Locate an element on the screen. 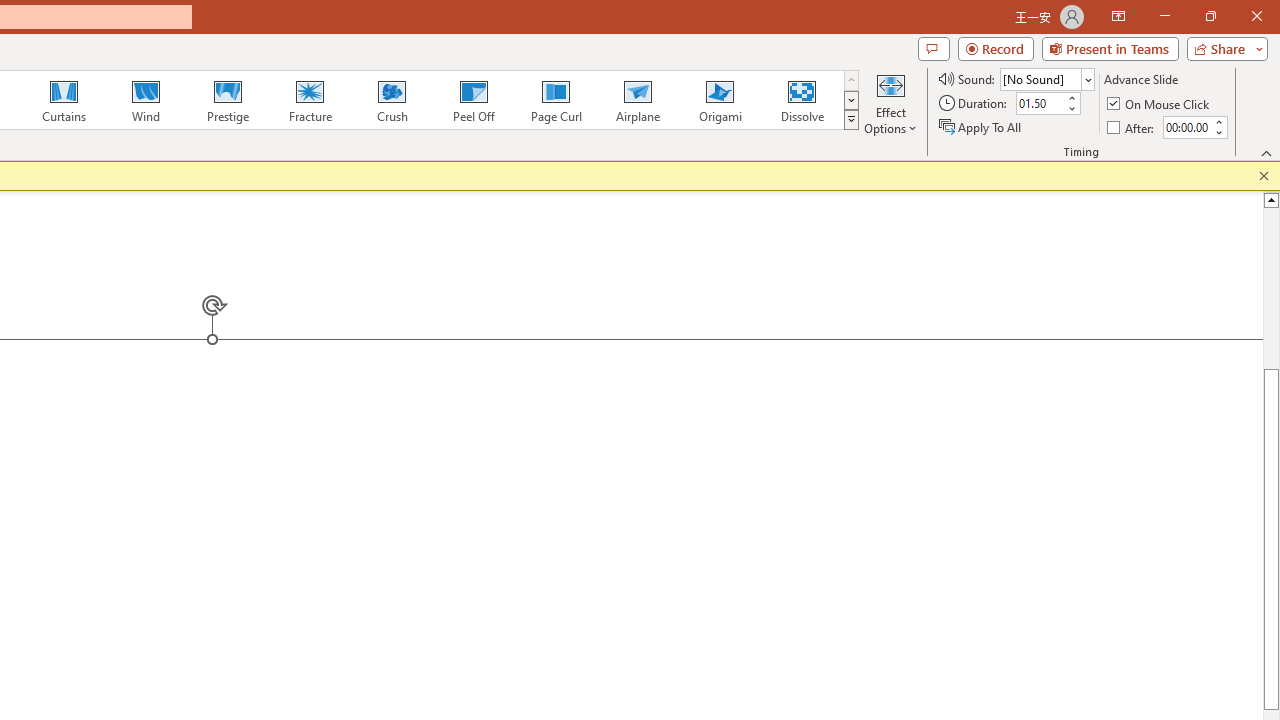  'Effect Options' is located at coordinates (889, 103).